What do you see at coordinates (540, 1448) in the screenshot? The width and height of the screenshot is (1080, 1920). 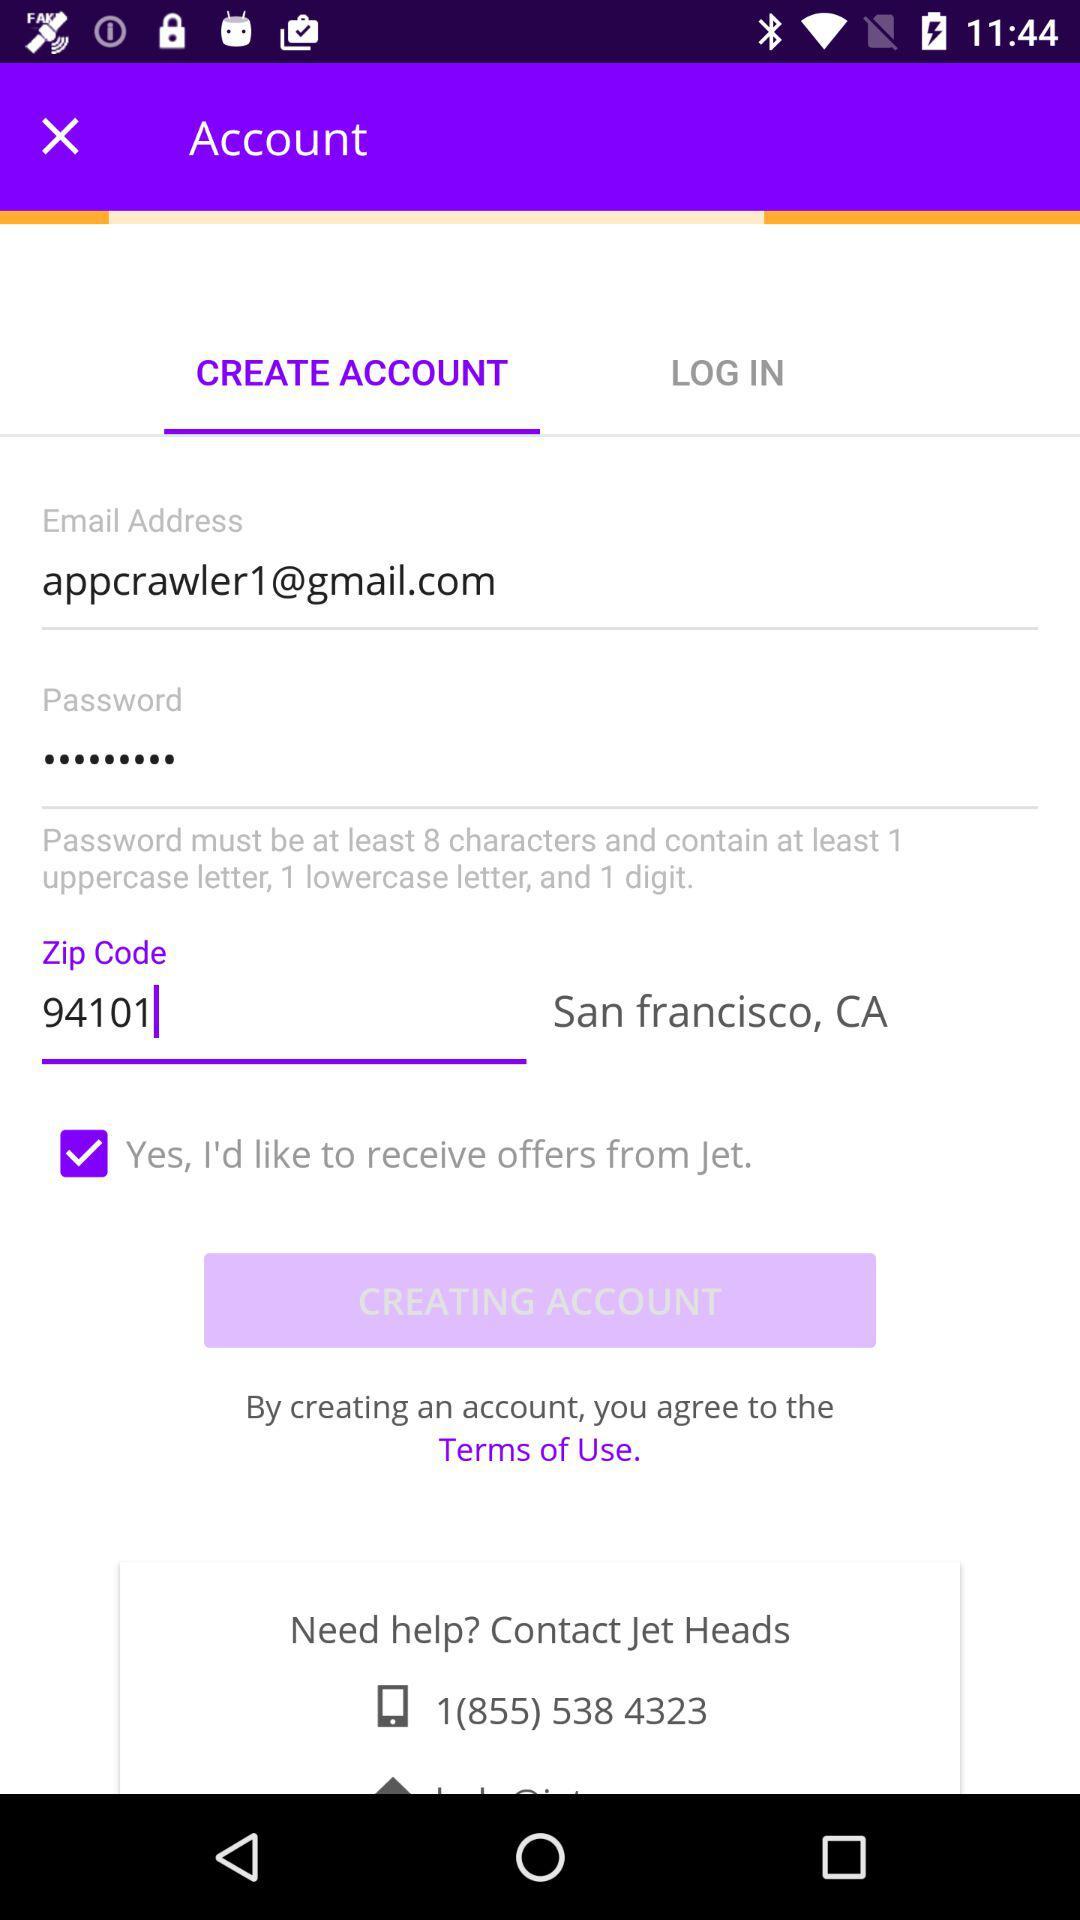 I see `the item above need help contact item` at bounding box center [540, 1448].